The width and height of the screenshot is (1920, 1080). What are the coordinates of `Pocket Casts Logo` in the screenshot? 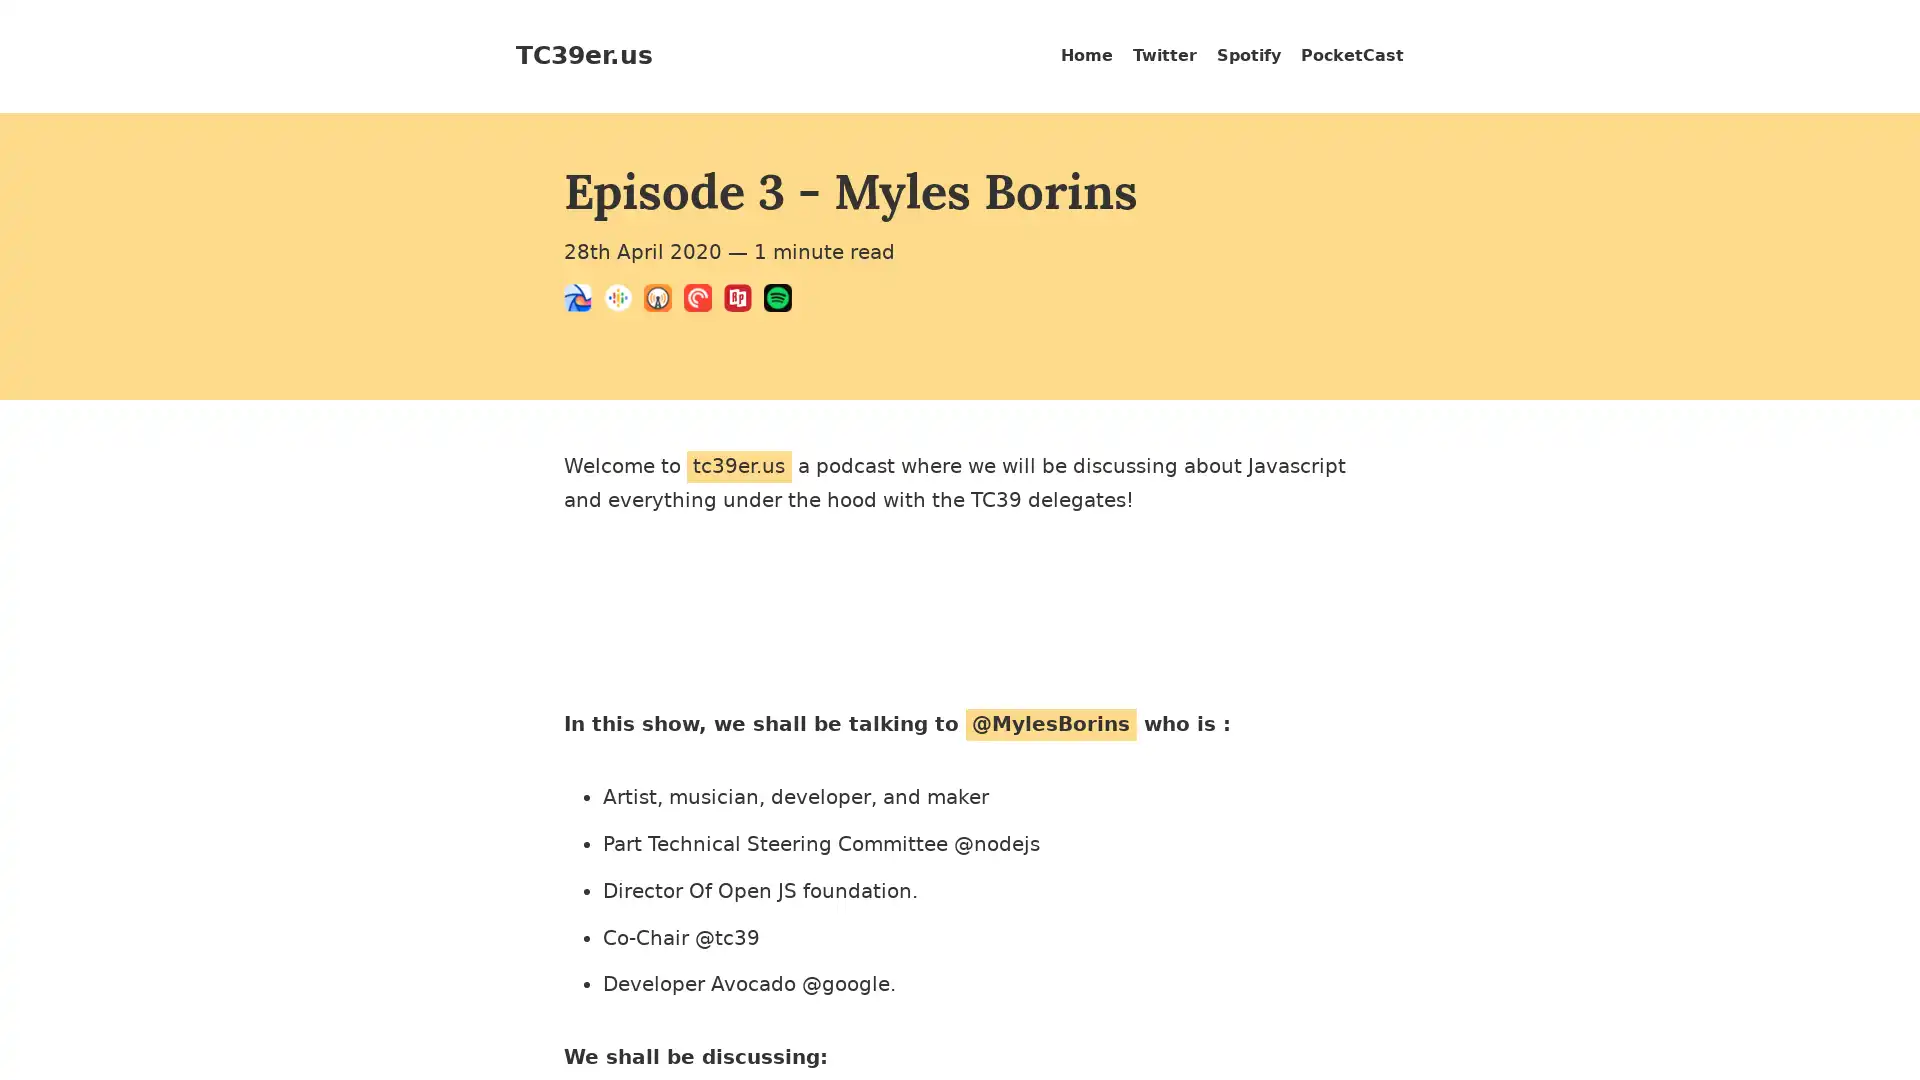 It's located at (704, 301).